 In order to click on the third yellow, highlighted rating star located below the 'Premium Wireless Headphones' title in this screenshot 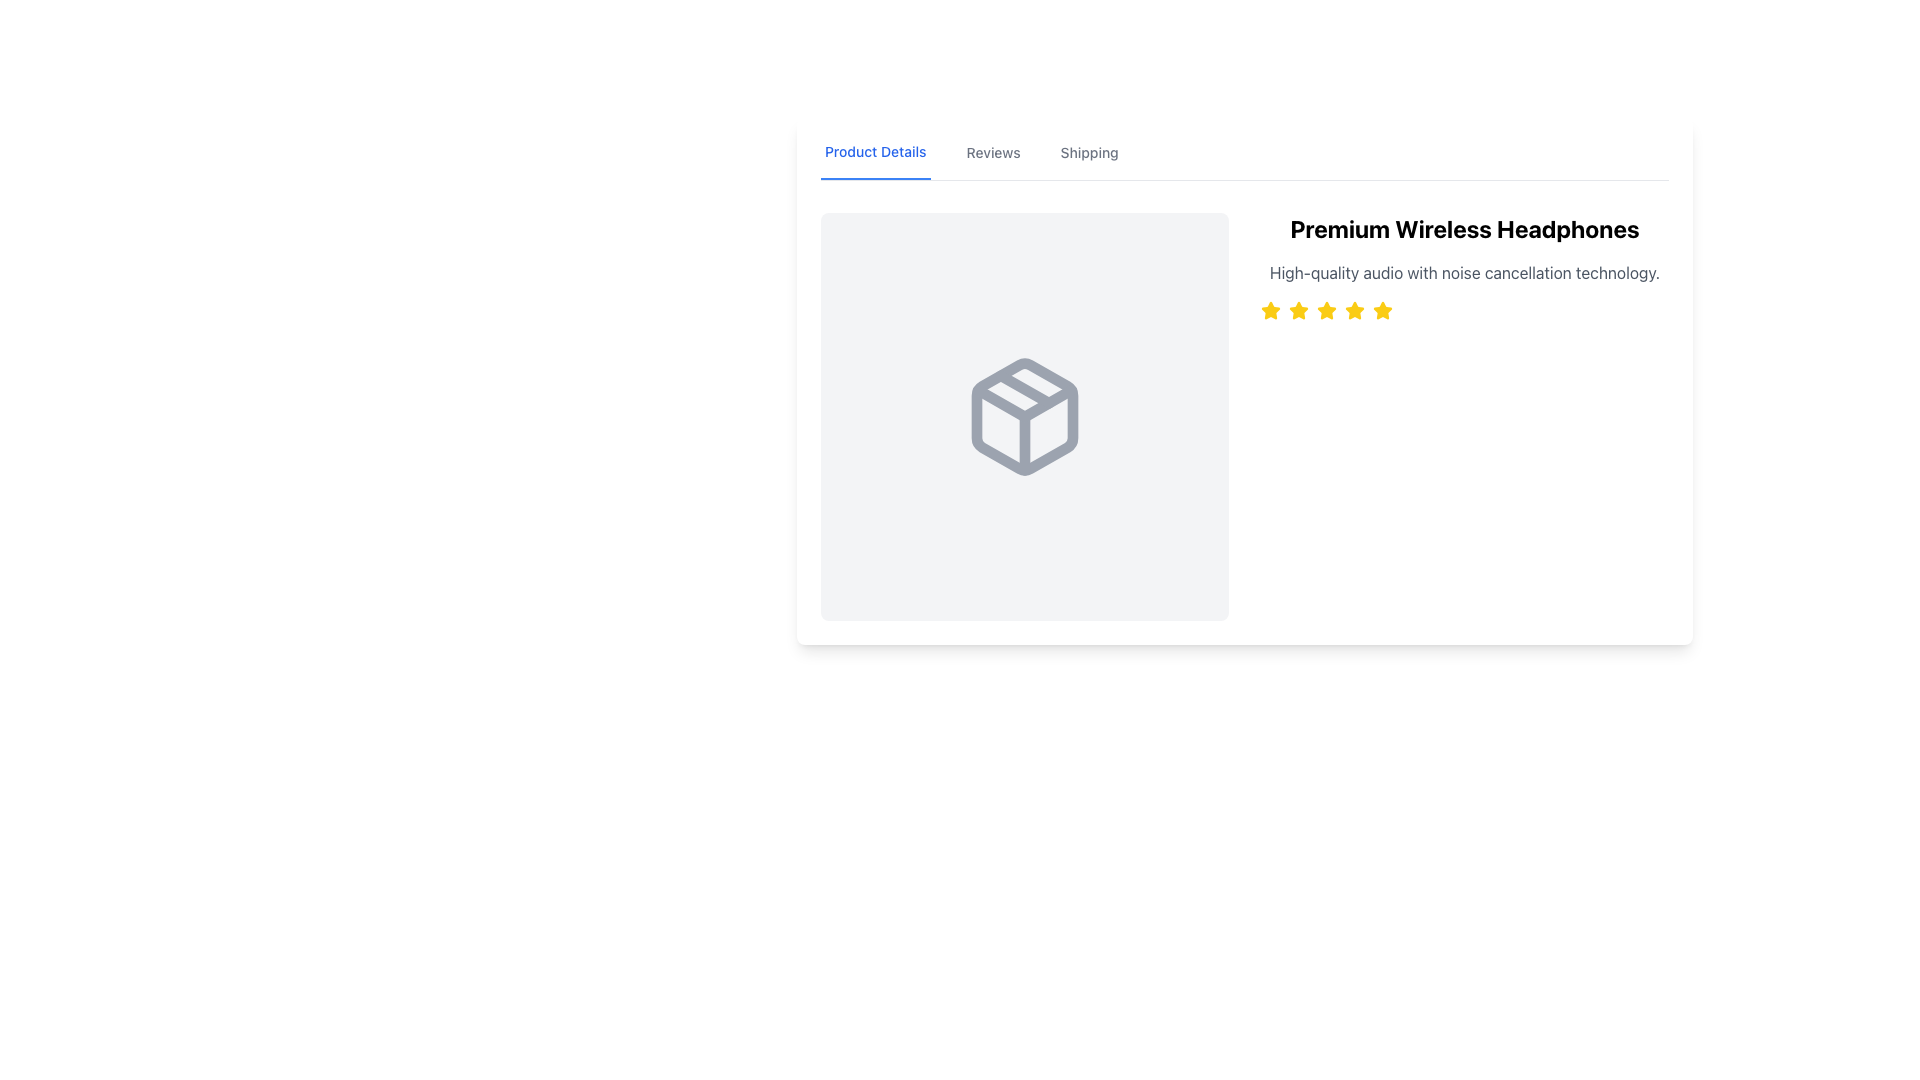, I will do `click(1326, 310)`.